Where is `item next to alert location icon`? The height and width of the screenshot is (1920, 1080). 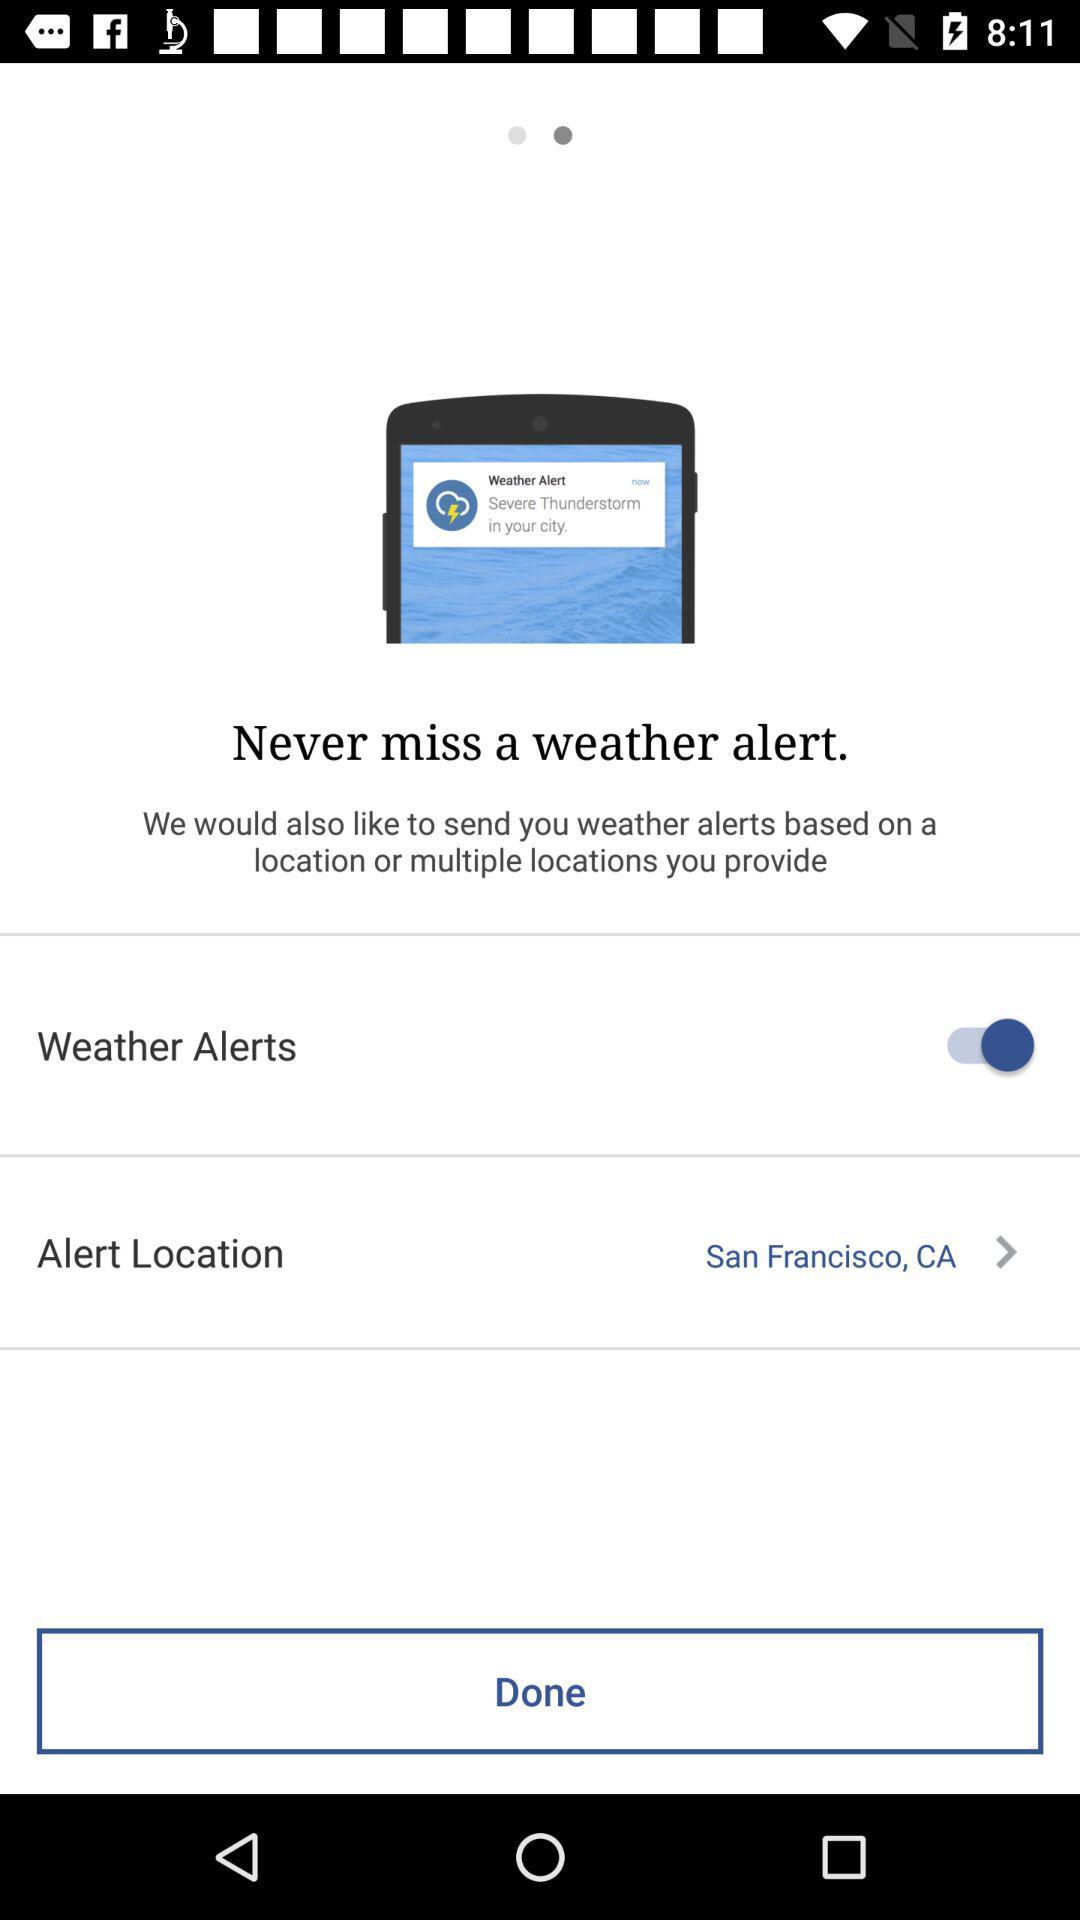
item next to alert location icon is located at coordinates (860, 1254).